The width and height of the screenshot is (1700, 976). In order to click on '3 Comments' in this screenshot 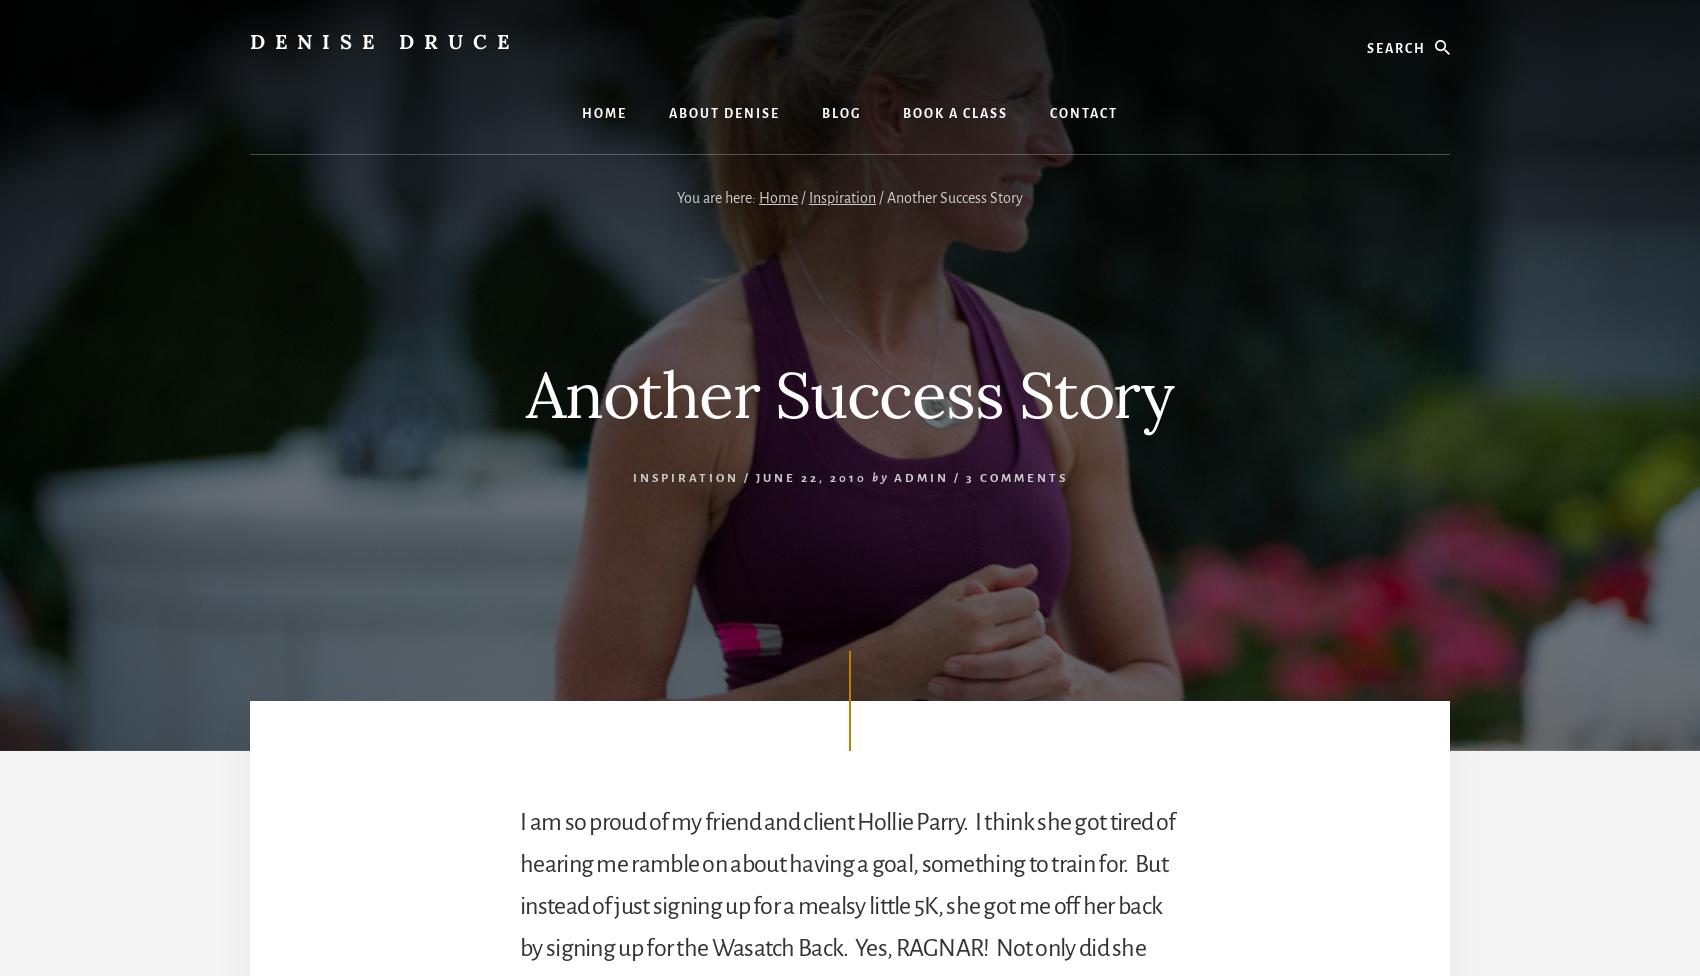, I will do `click(963, 476)`.